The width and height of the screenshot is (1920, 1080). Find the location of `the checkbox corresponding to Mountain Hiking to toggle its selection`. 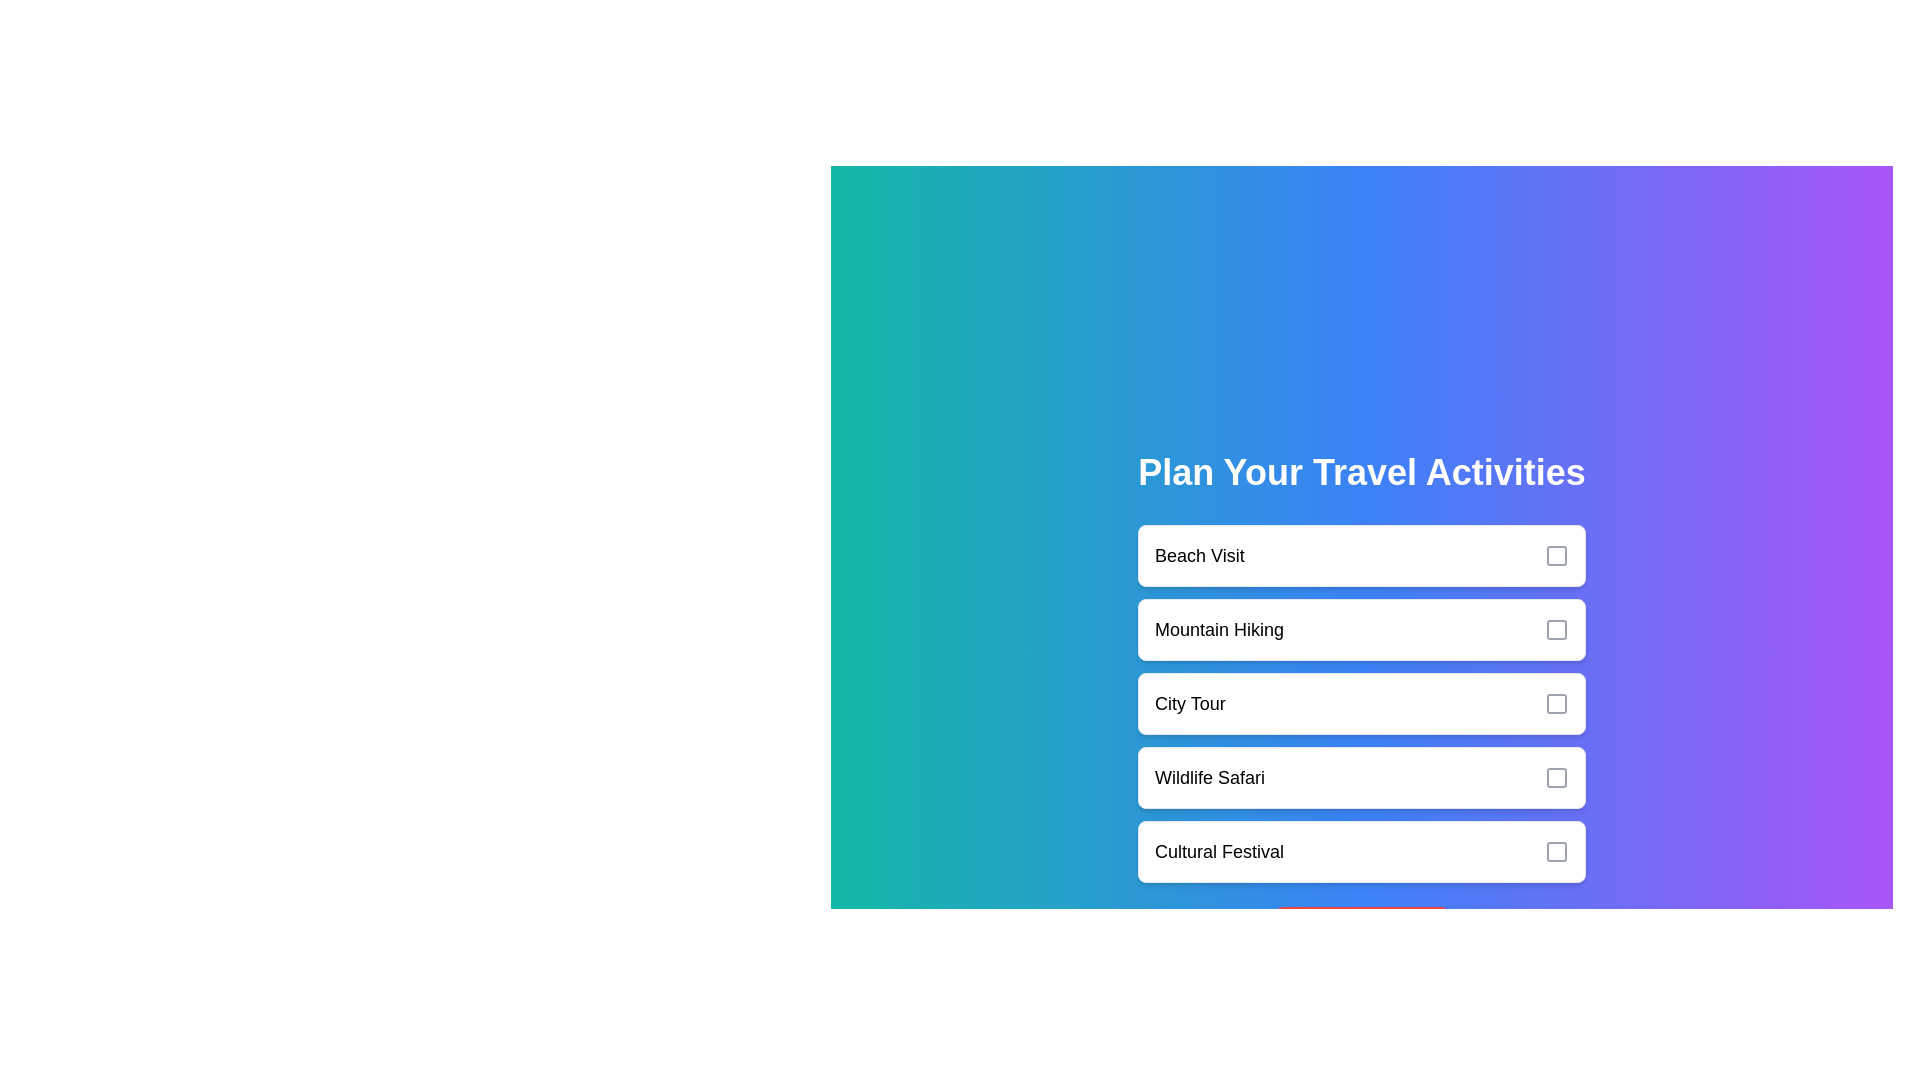

the checkbox corresponding to Mountain Hiking to toggle its selection is located at coordinates (1555, 628).